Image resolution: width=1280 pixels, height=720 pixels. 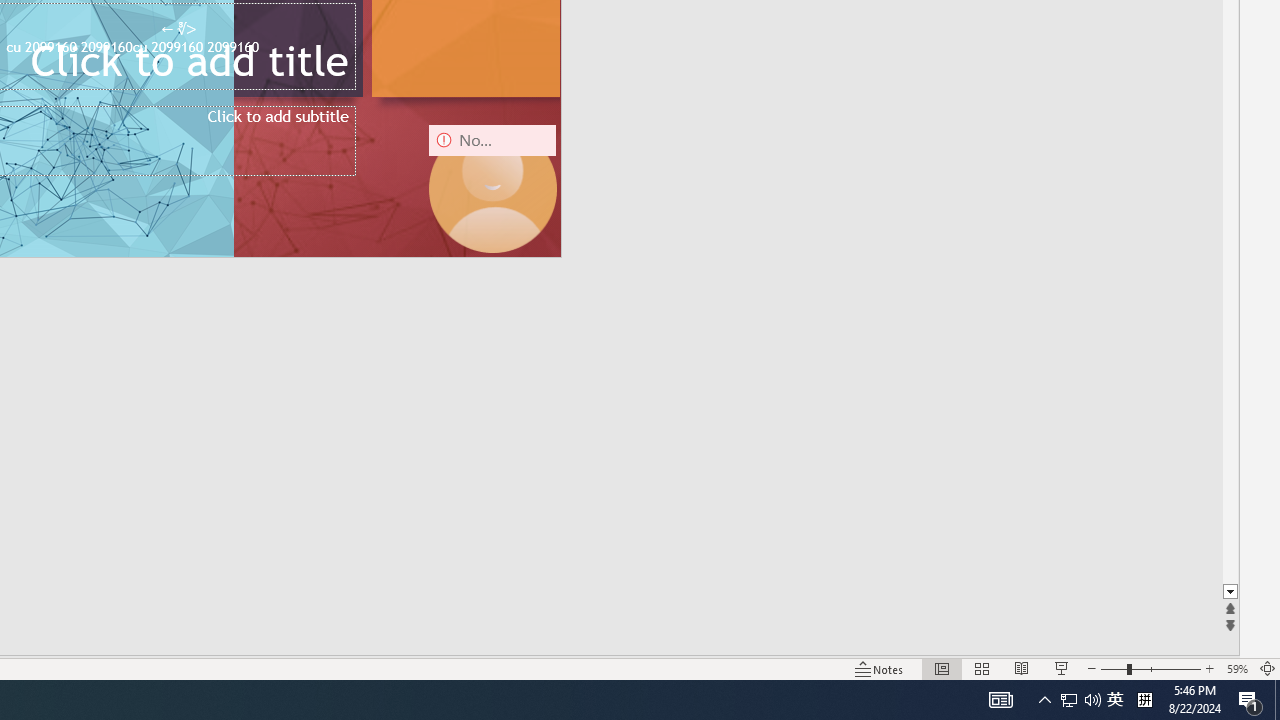 What do you see at coordinates (179, 30) in the screenshot?
I see `'TextBox 7'` at bounding box center [179, 30].